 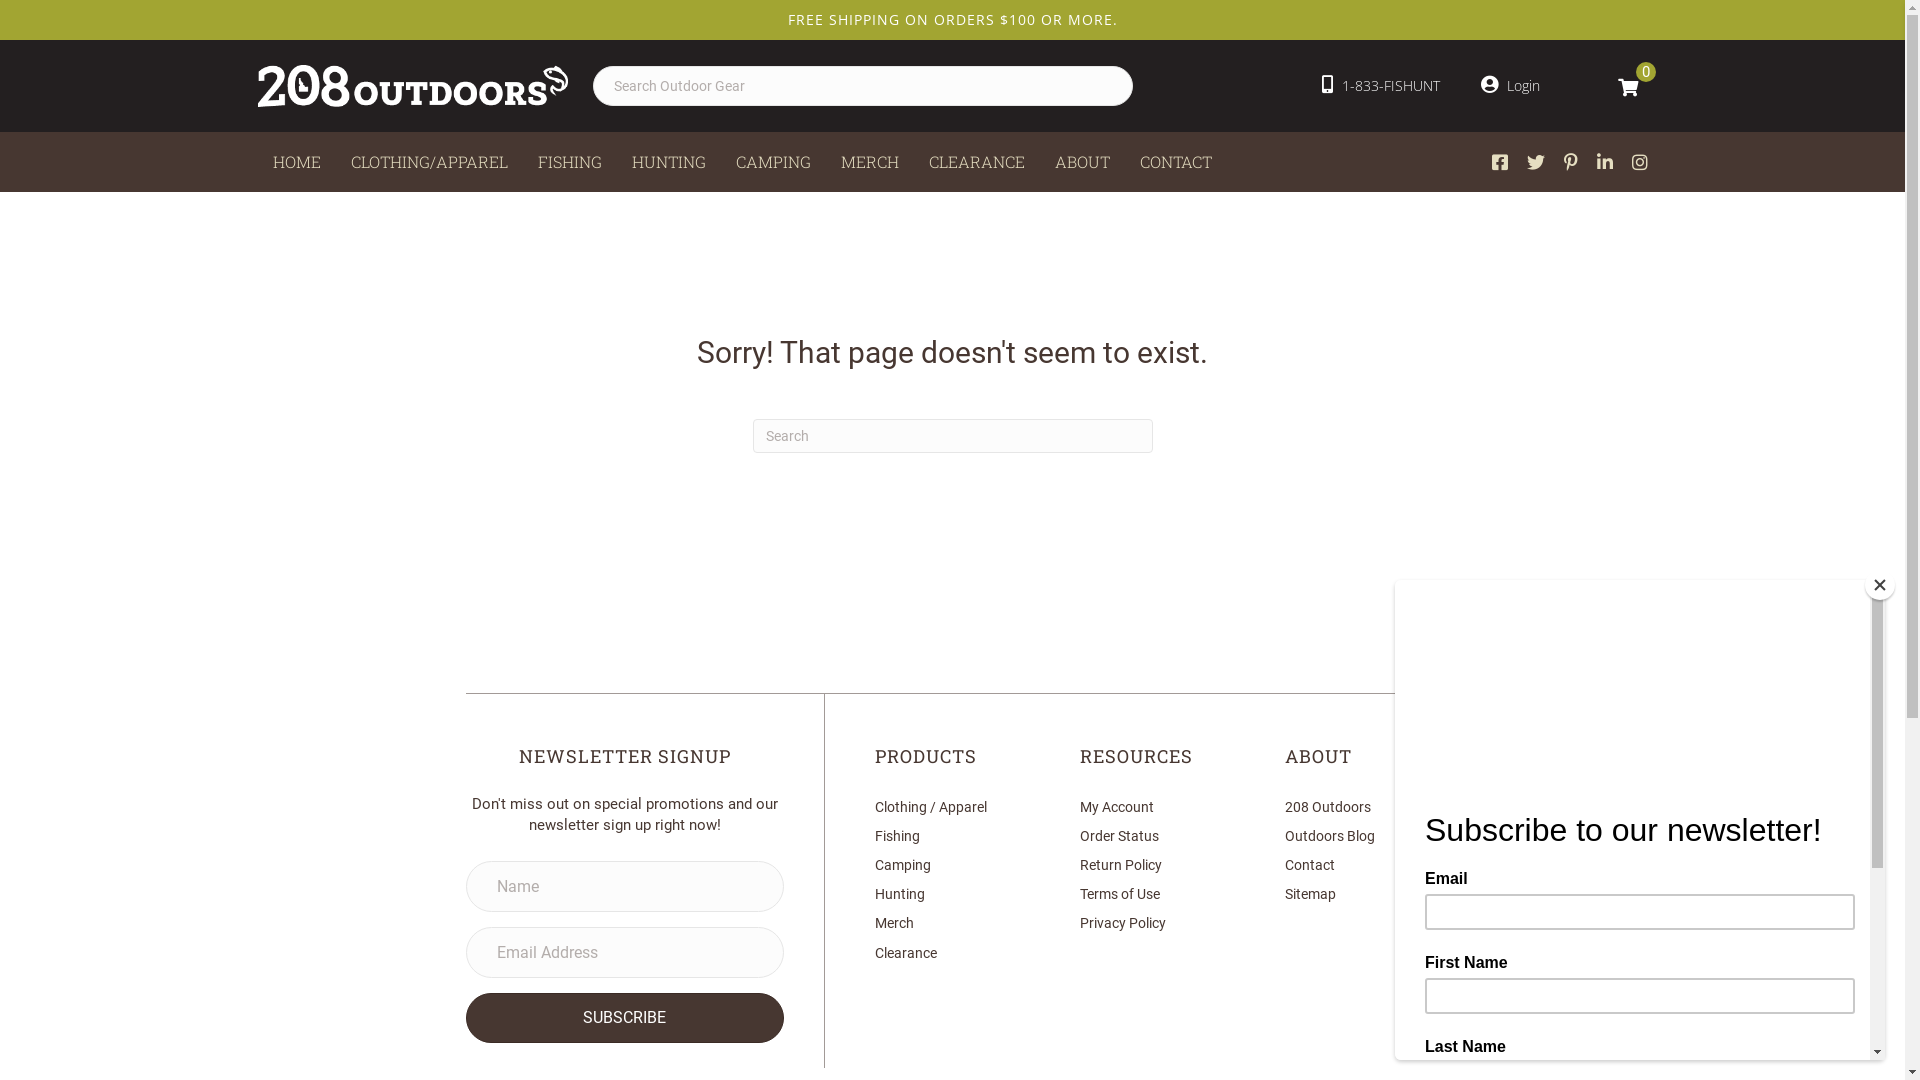 I want to click on 'Type and press Enter to search.', so click(x=950, y=434).